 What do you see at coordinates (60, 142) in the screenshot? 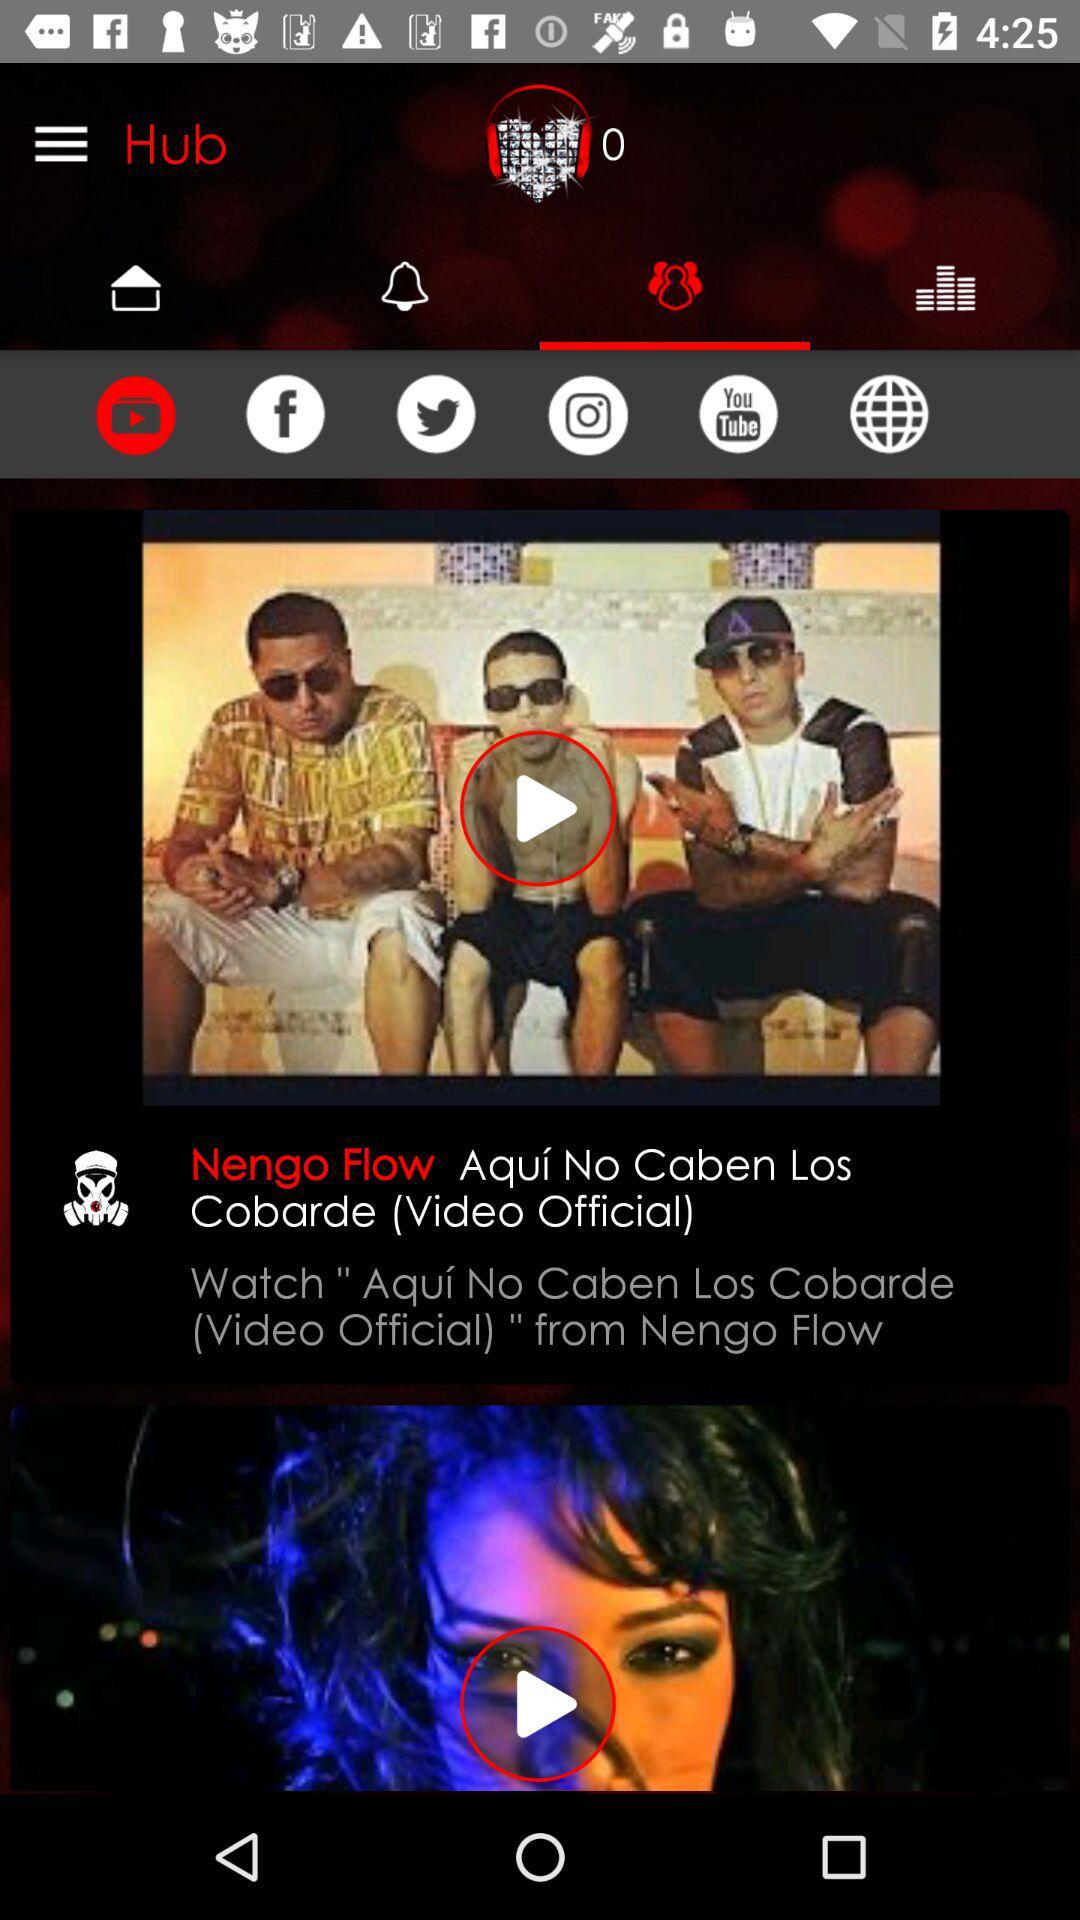
I see `the menu bar` at bounding box center [60, 142].